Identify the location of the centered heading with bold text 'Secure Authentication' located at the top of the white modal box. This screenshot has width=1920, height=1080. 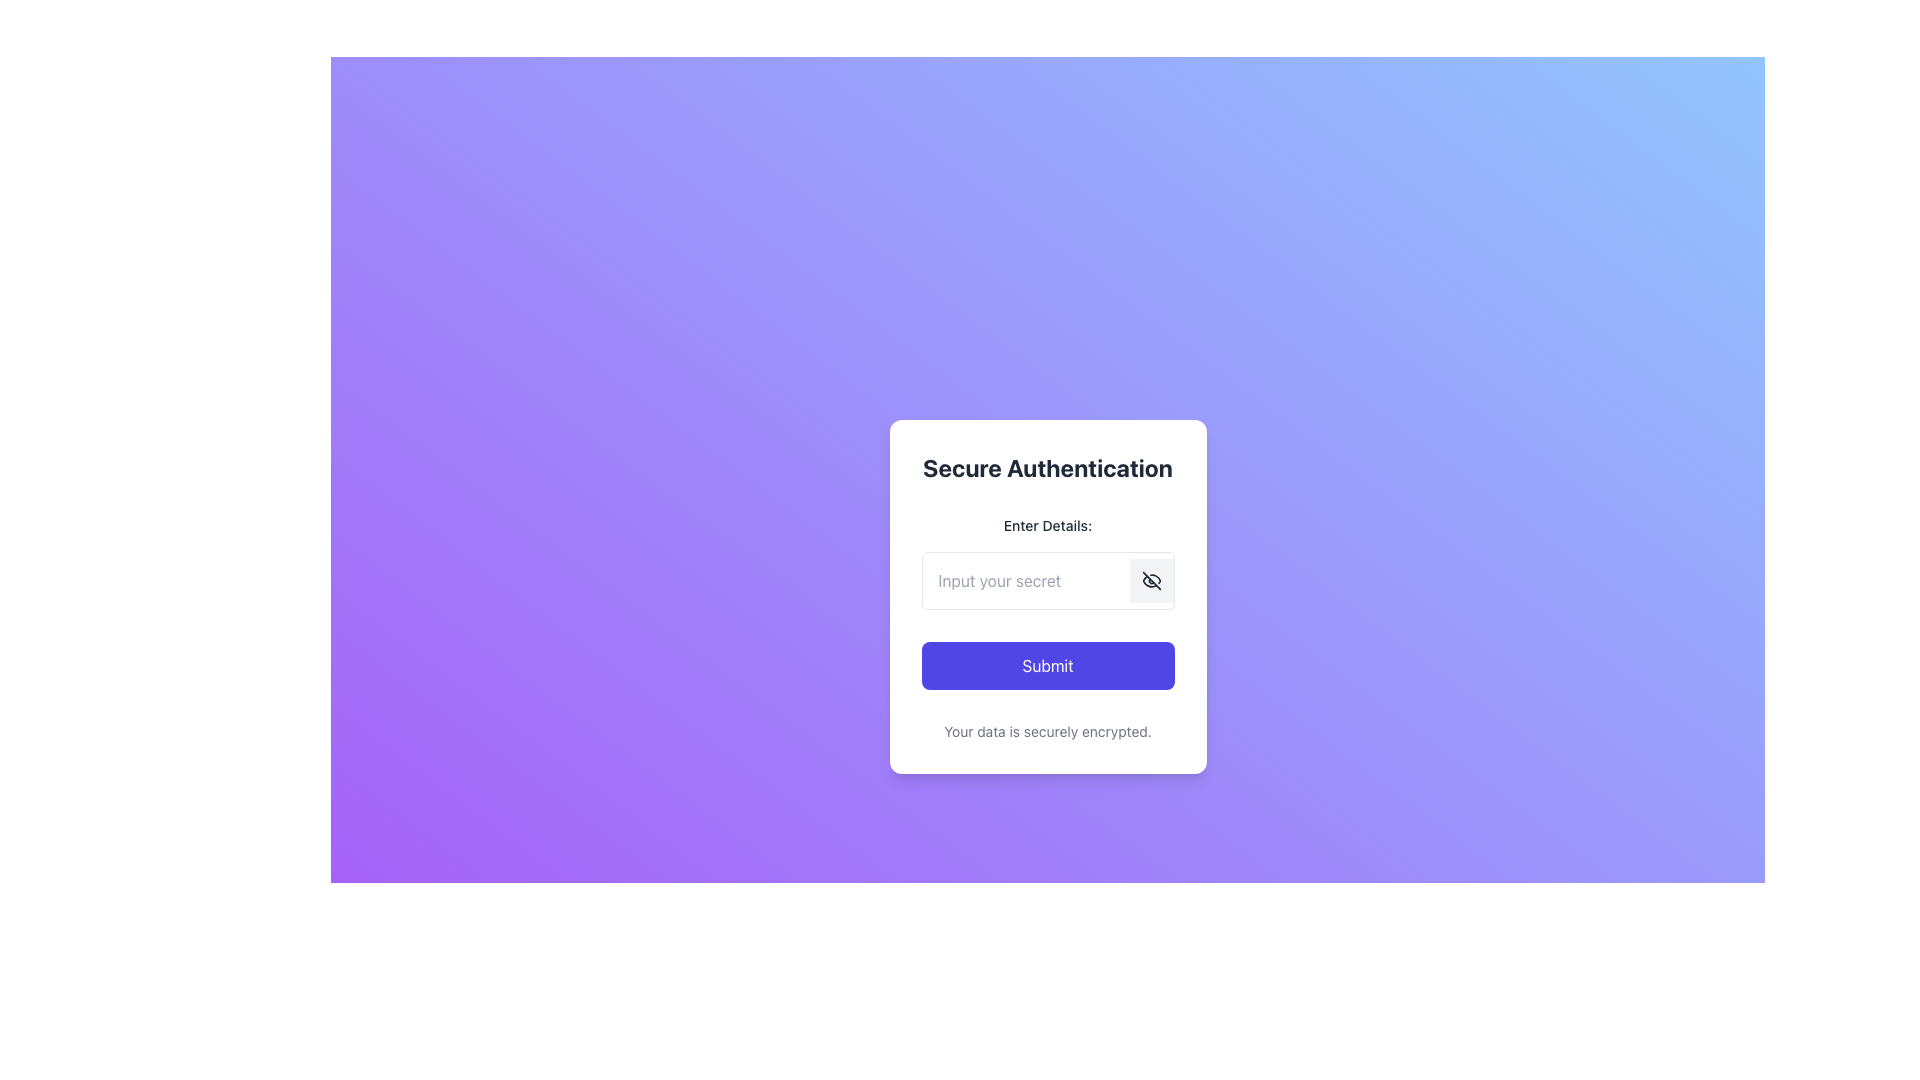
(1046, 467).